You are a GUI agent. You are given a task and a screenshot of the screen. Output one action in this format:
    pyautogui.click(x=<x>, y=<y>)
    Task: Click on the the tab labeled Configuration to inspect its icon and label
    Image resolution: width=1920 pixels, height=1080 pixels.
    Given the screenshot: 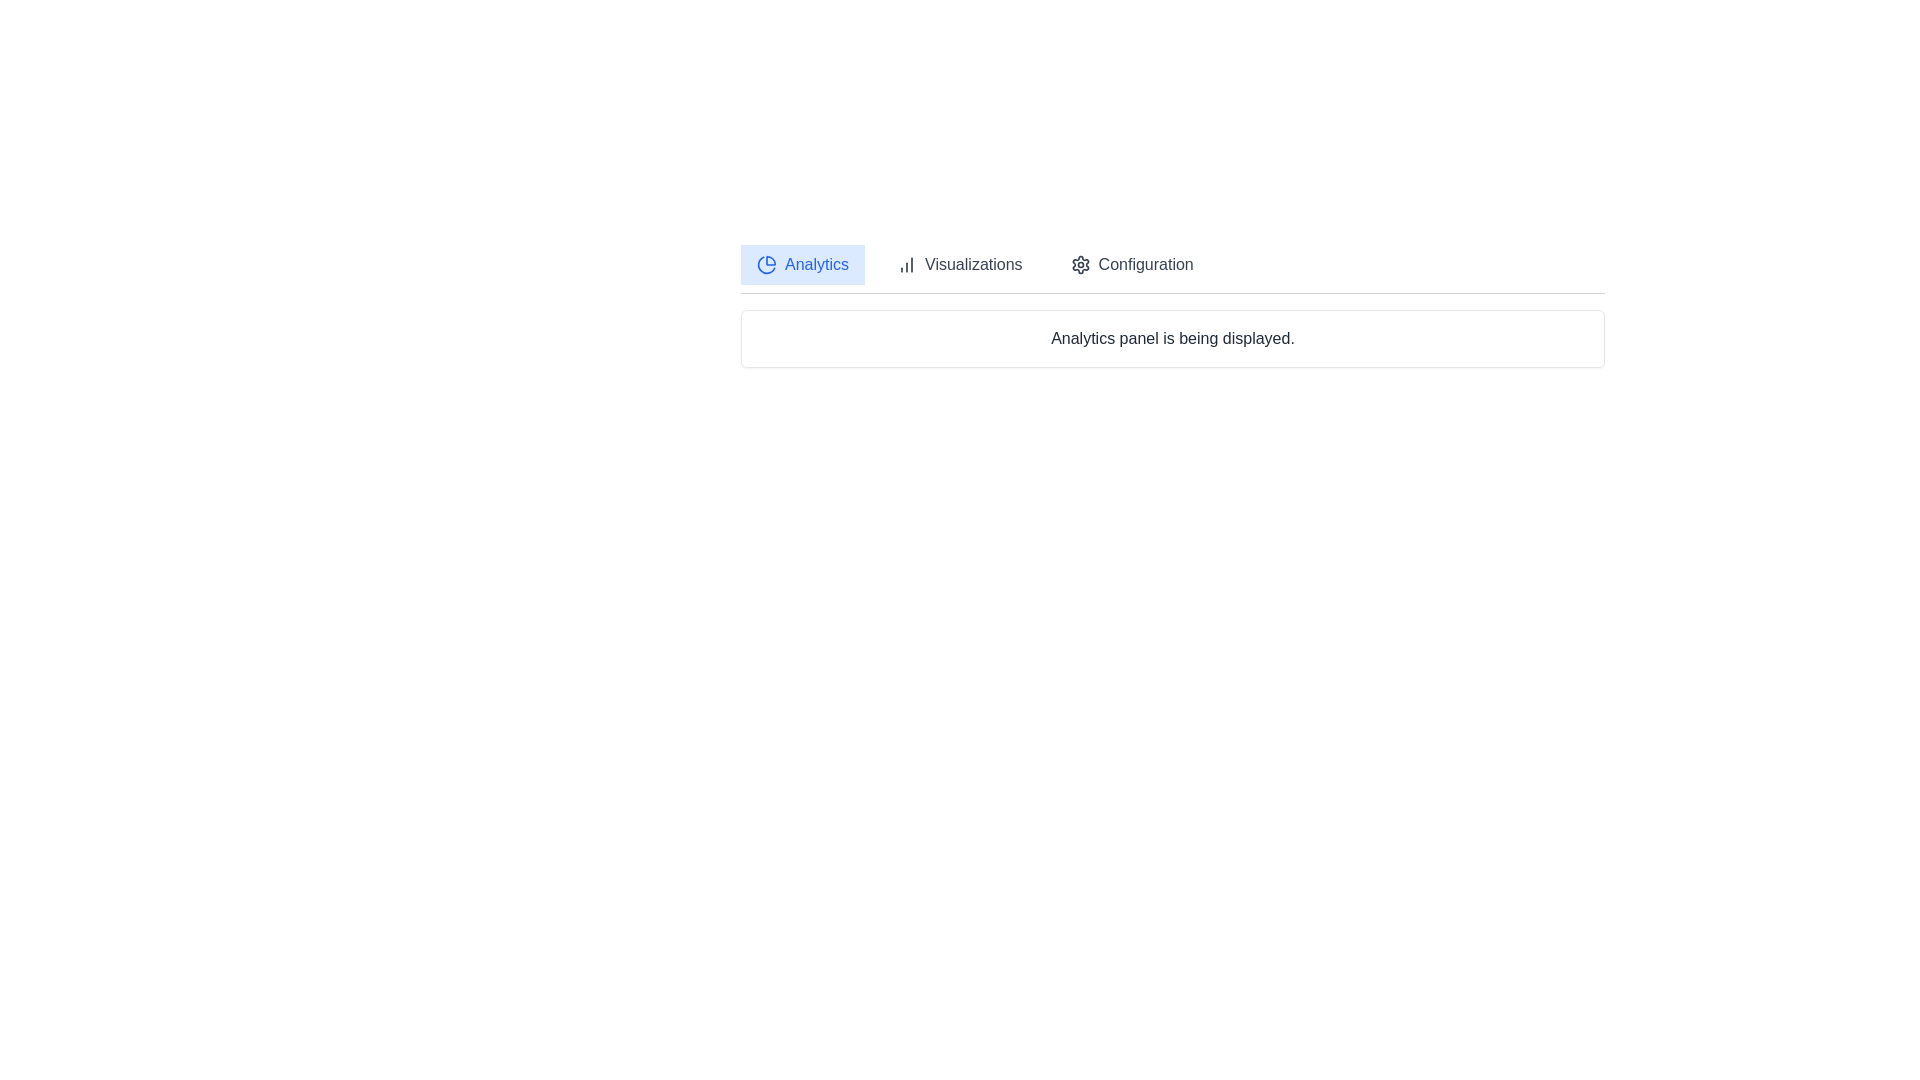 What is the action you would take?
    pyautogui.click(x=1132, y=264)
    